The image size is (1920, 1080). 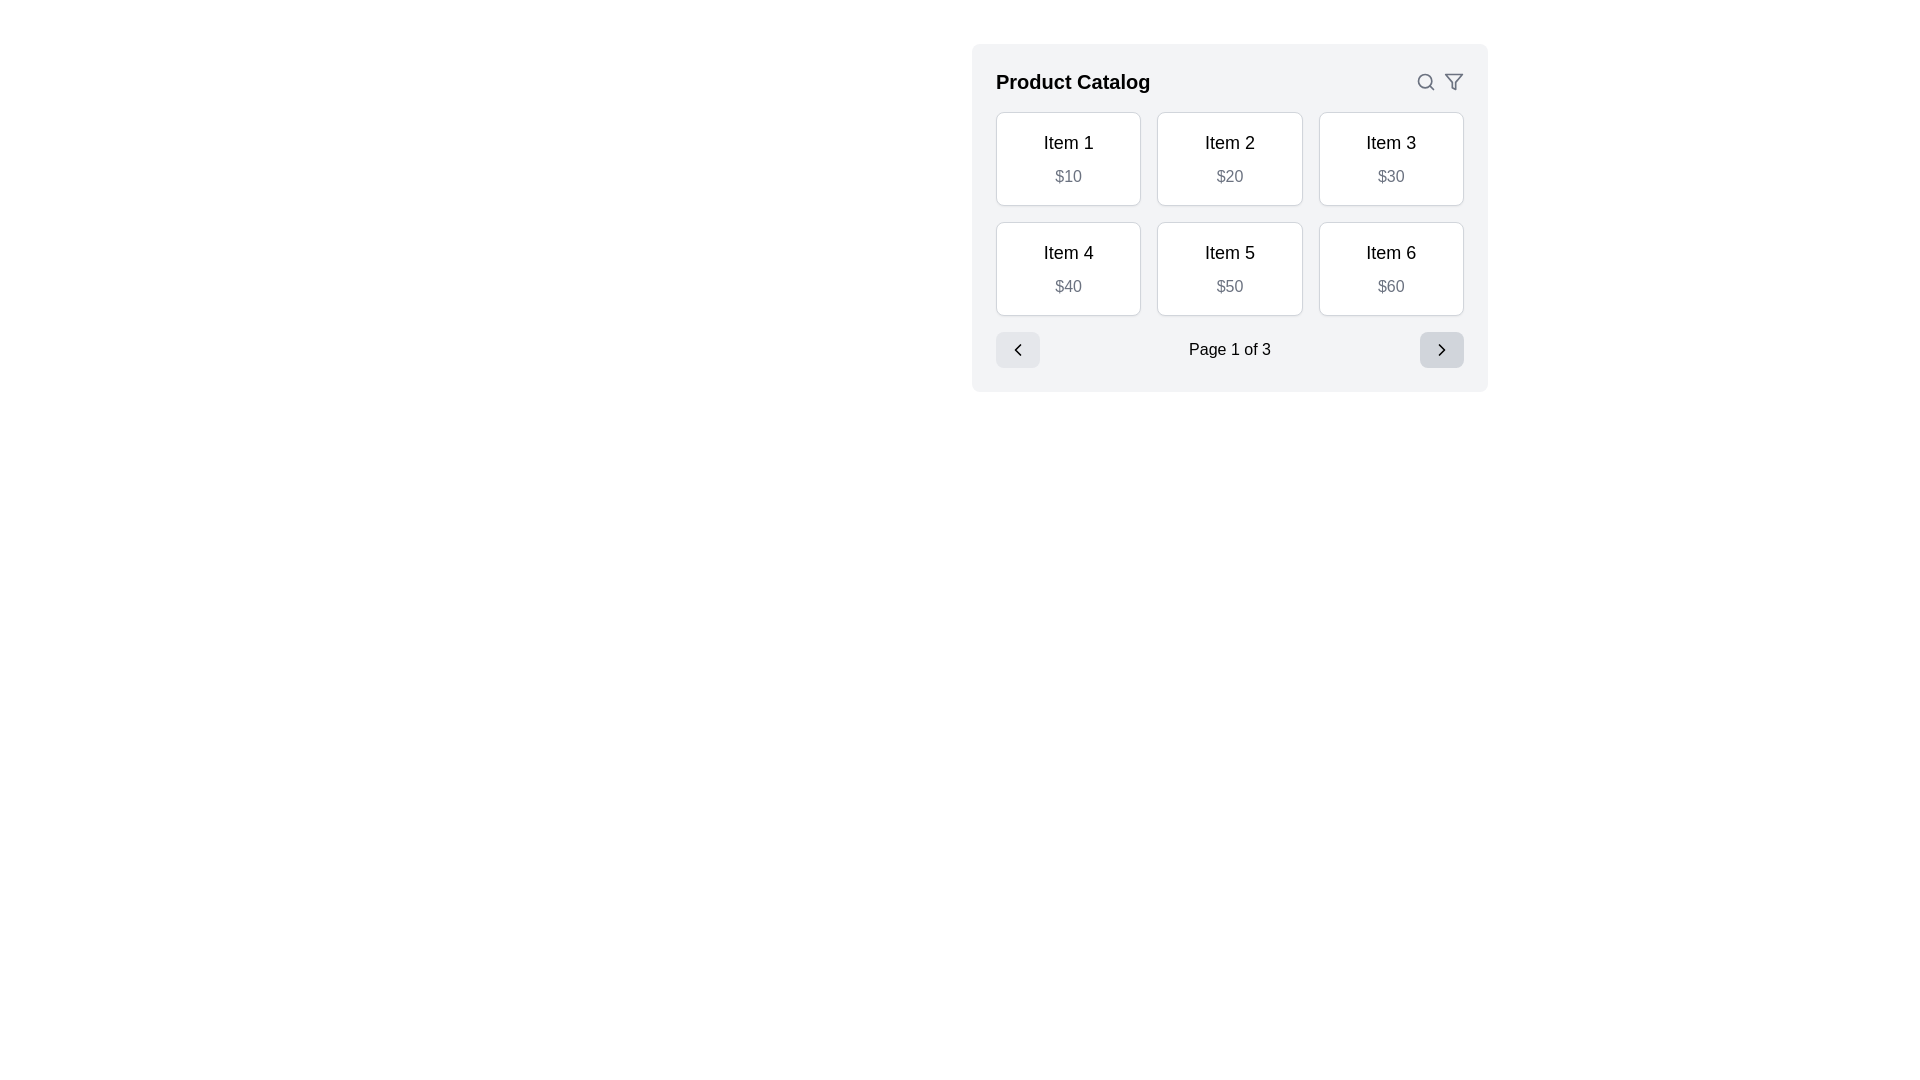 What do you see at coordinates (1067, 286) in the screenshot?
I see `the text label displaying the value '$40' in gray font, which is located directly below 'Item 4' in the bottom-left section of the product catalog grid` at bounding box center [1067, 286].